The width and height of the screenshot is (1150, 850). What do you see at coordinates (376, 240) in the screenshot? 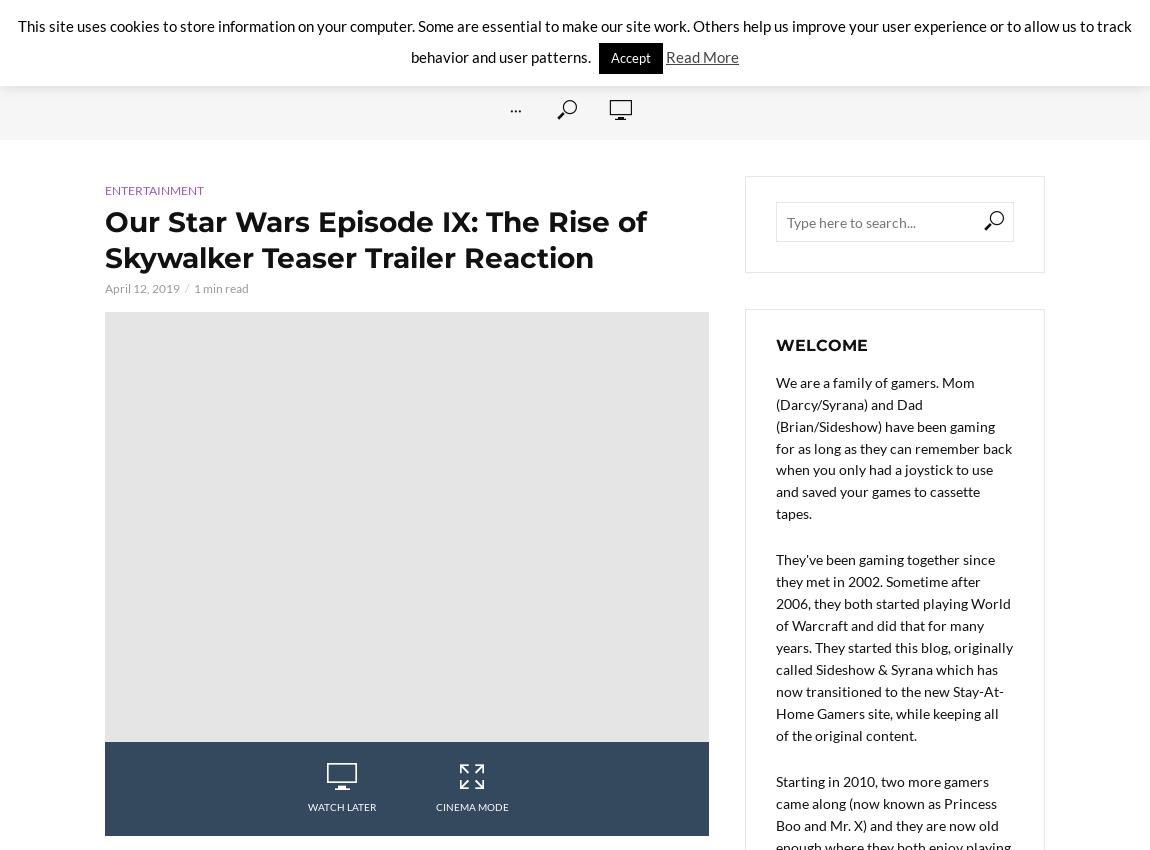
I see `'Our Star Wars Episode IX: The Rise of Skywalker Teaser Trailer Reaction'` at bounding box center [376, 240].